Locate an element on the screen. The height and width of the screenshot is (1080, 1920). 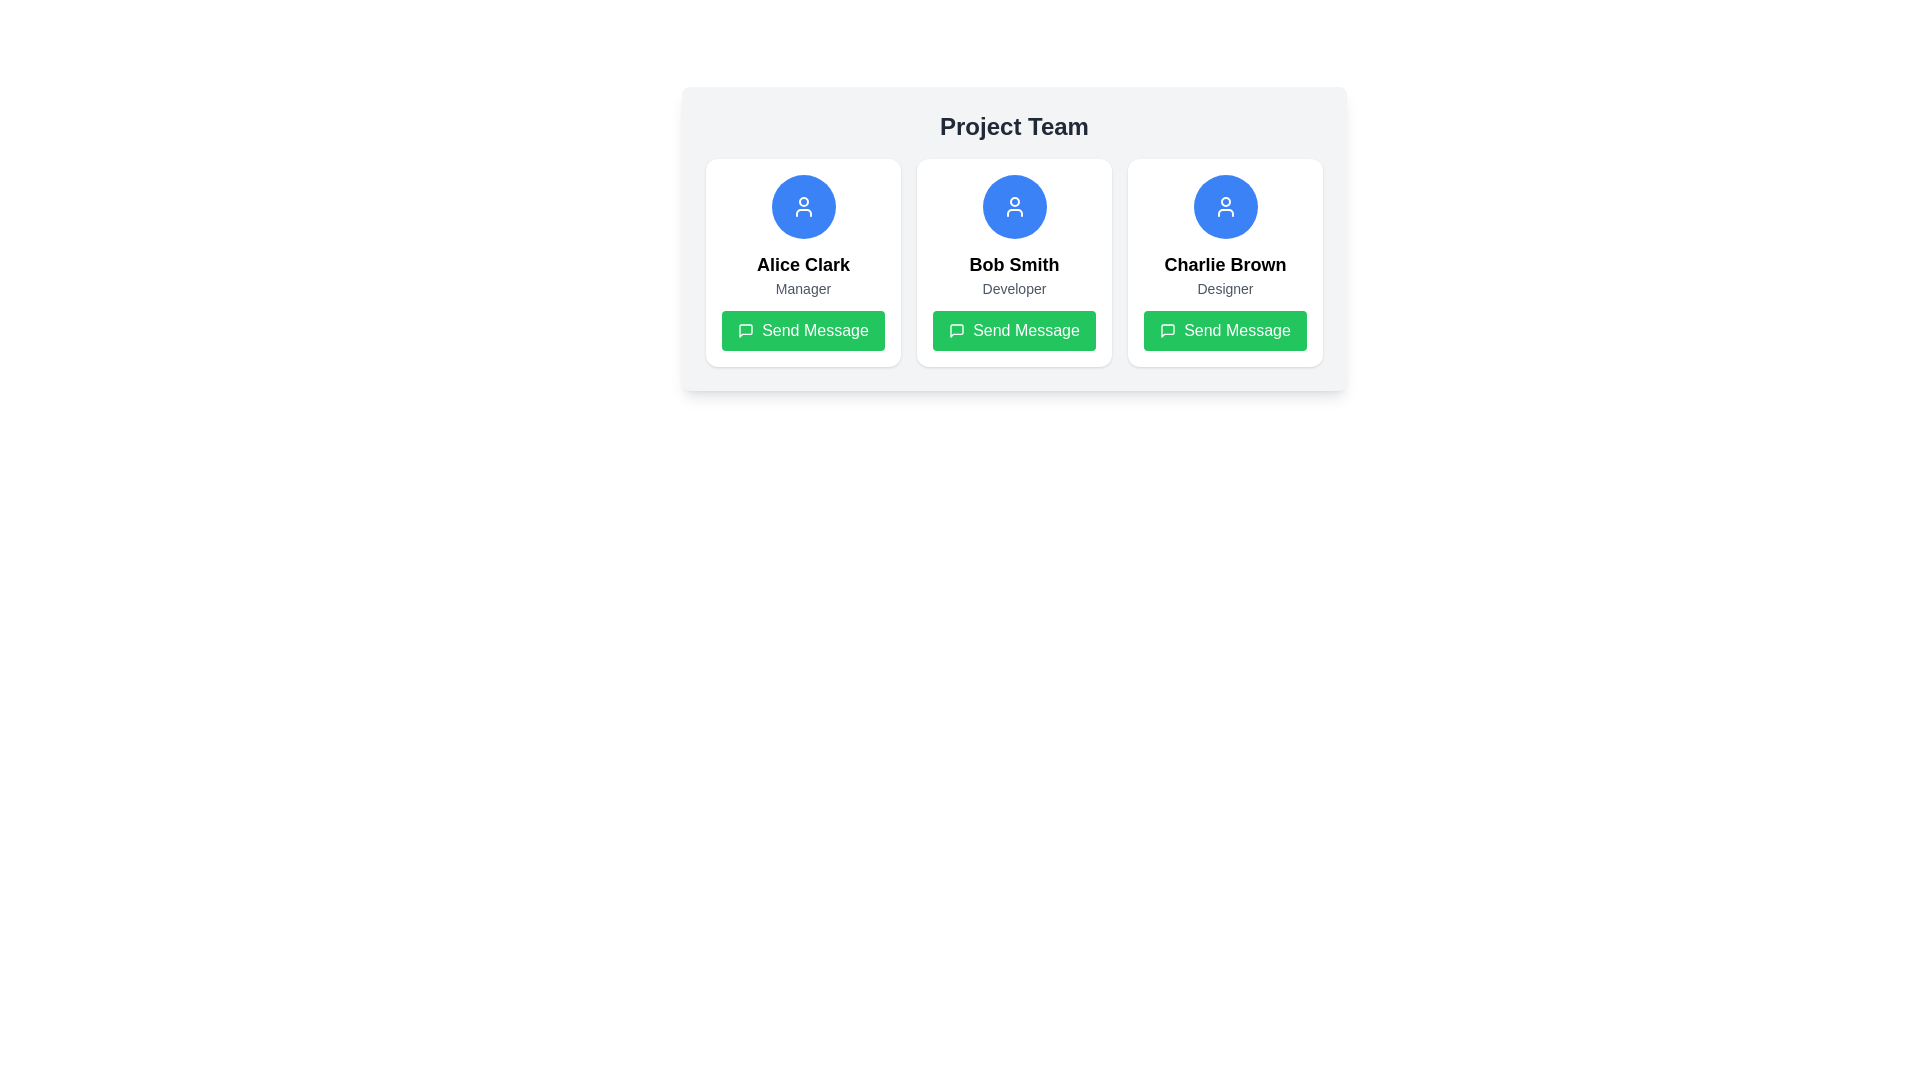
the user profile icon representing 'Charlie Brown' located in the rightmost panel under 'Project Team', which has a blue background and thin black outlines is located at coordinates (1224, 207).